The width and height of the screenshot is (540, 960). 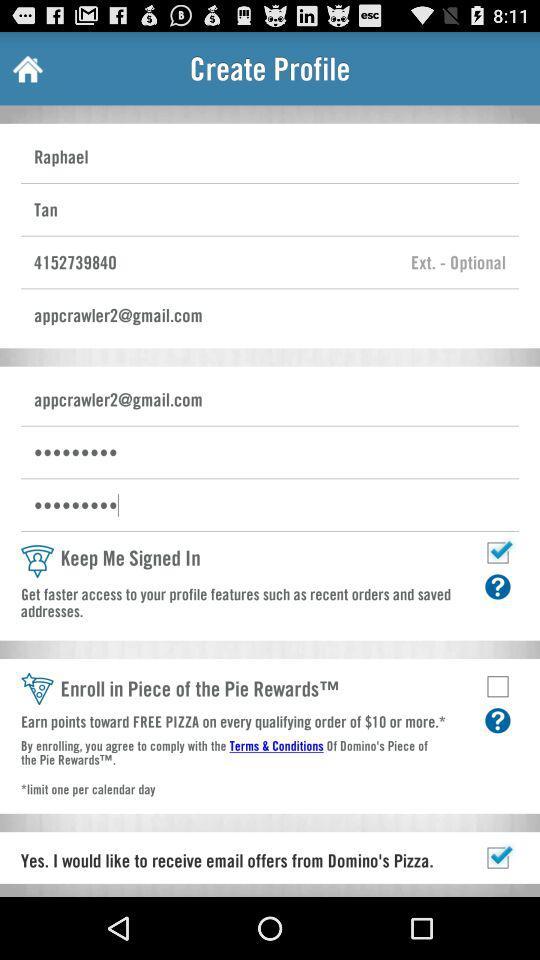 What do you see at coordinates (496, 857) in the screenshot?
I see `button of tick mark` at bounding box center [496, 857].